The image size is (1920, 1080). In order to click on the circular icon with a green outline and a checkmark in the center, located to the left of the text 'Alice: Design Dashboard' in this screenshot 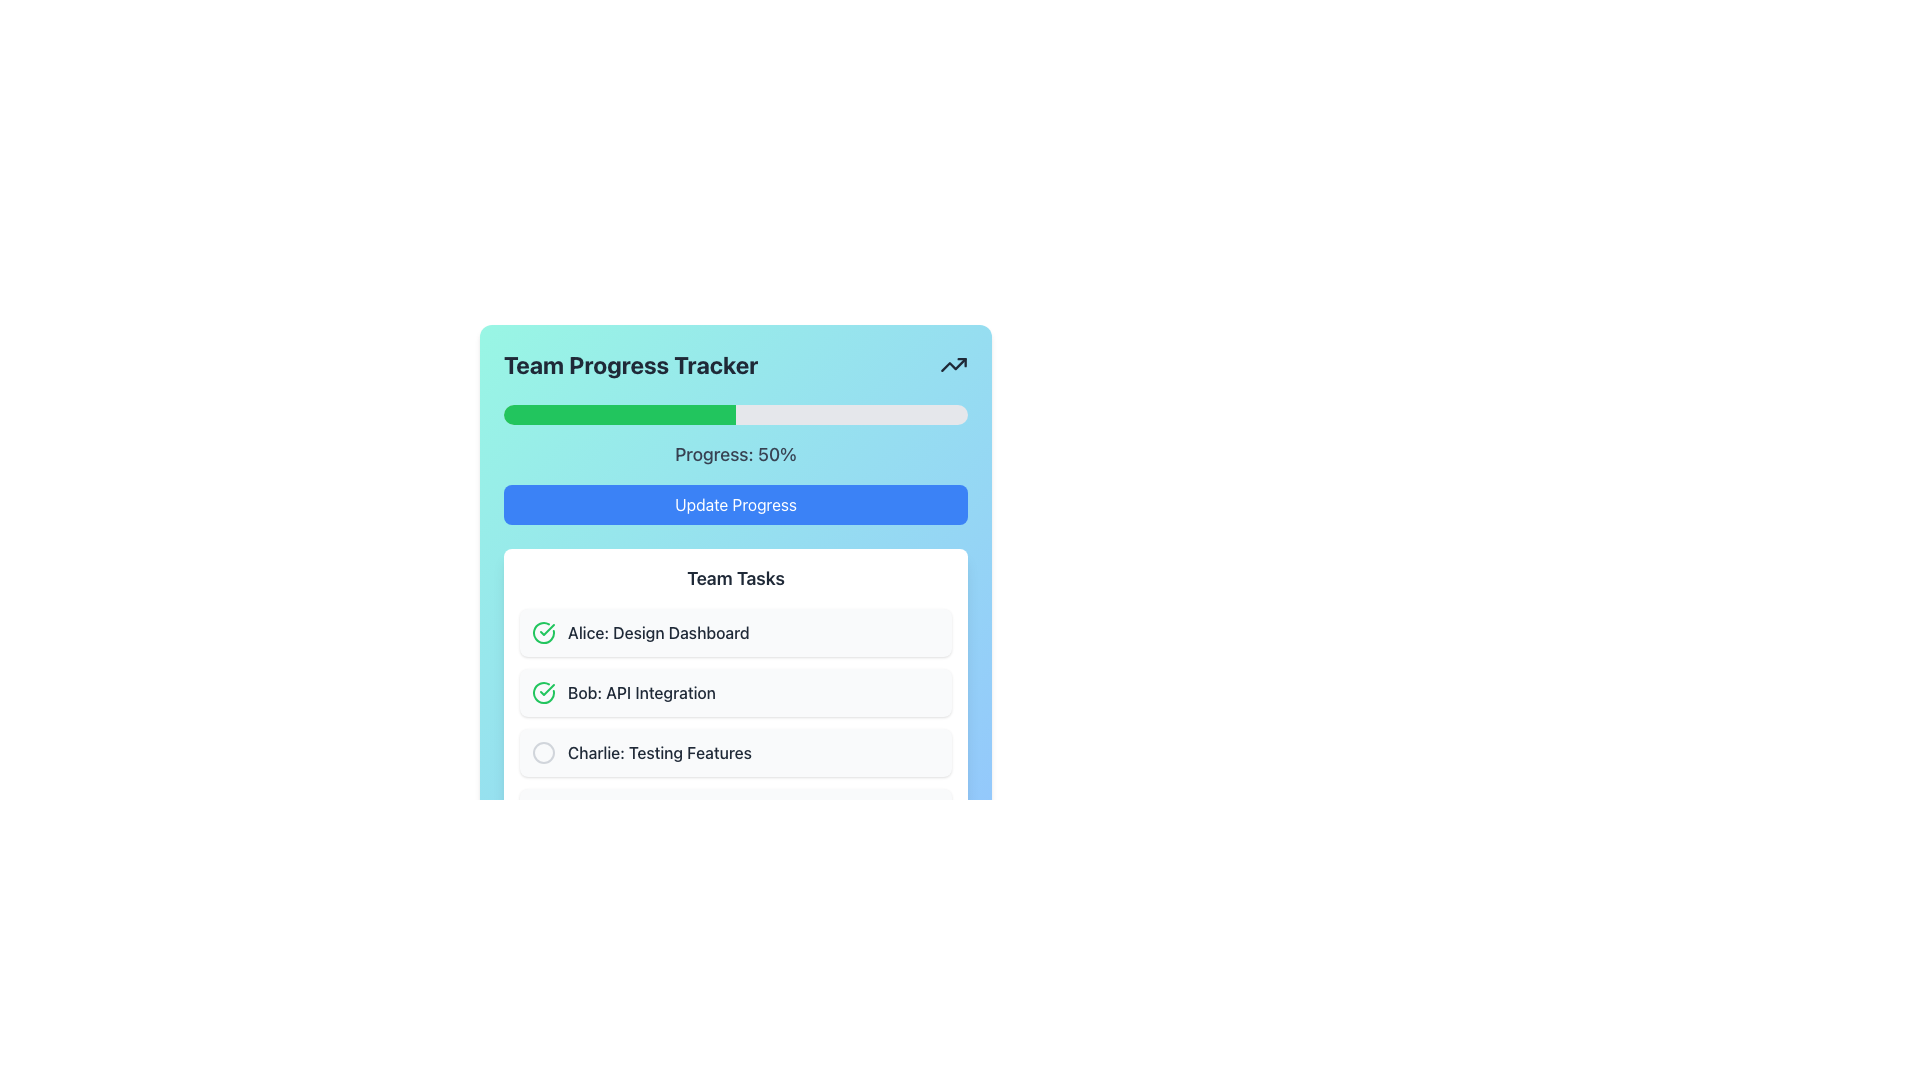, I will do `click(543, 632)`.